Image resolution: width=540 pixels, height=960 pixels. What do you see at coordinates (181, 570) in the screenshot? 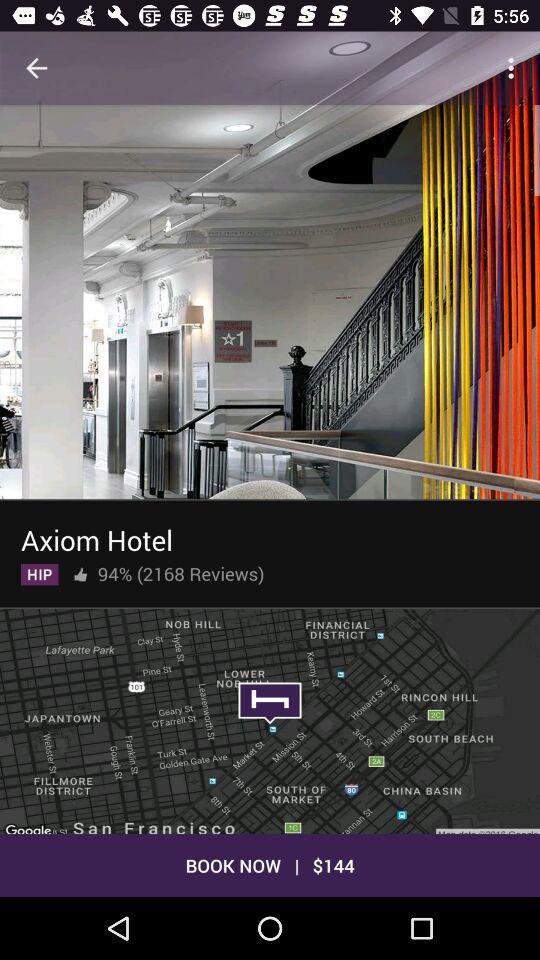
I see `the 94% (2168 reviews)` at bounding box center [181, 570].